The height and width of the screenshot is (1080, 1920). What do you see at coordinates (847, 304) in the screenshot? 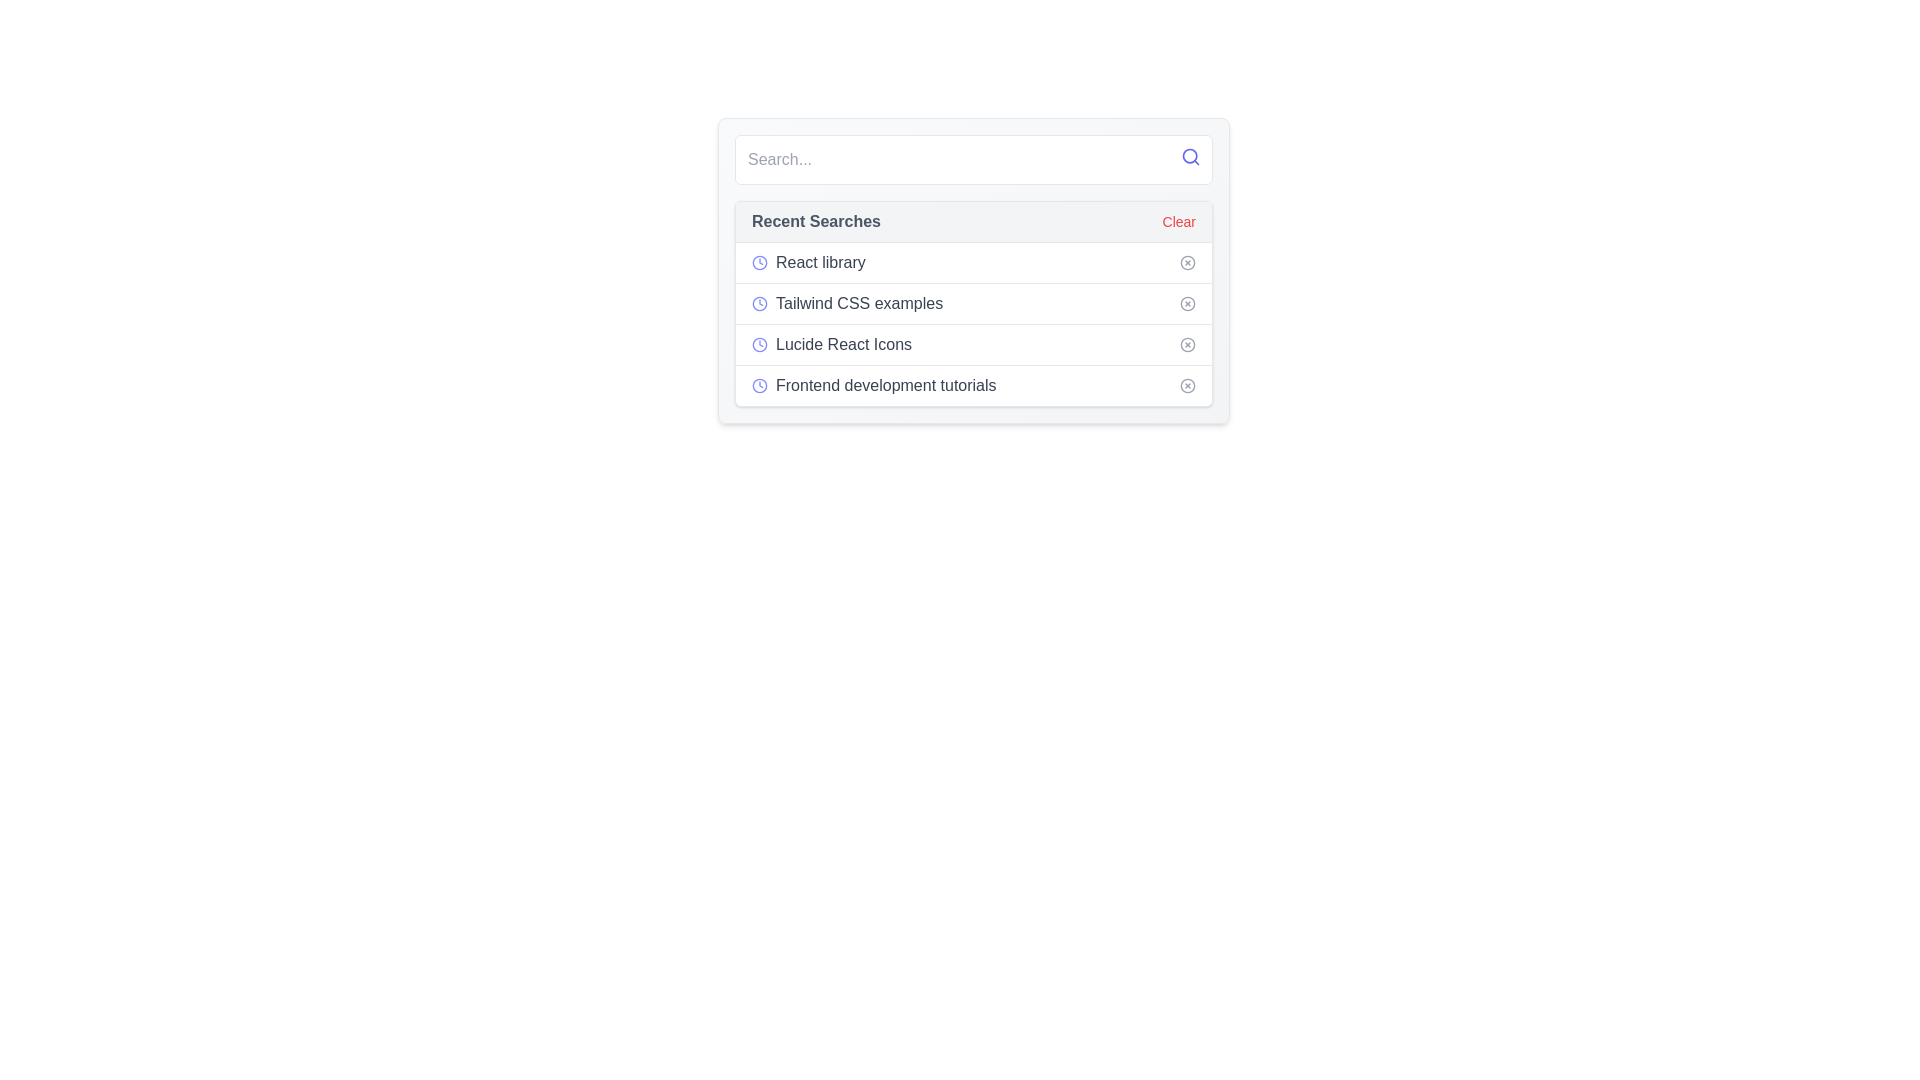
I see `the list item entry with the text 'Tailwind CSS examples' and a clock icon to interact` at bounding box center [847, 304].